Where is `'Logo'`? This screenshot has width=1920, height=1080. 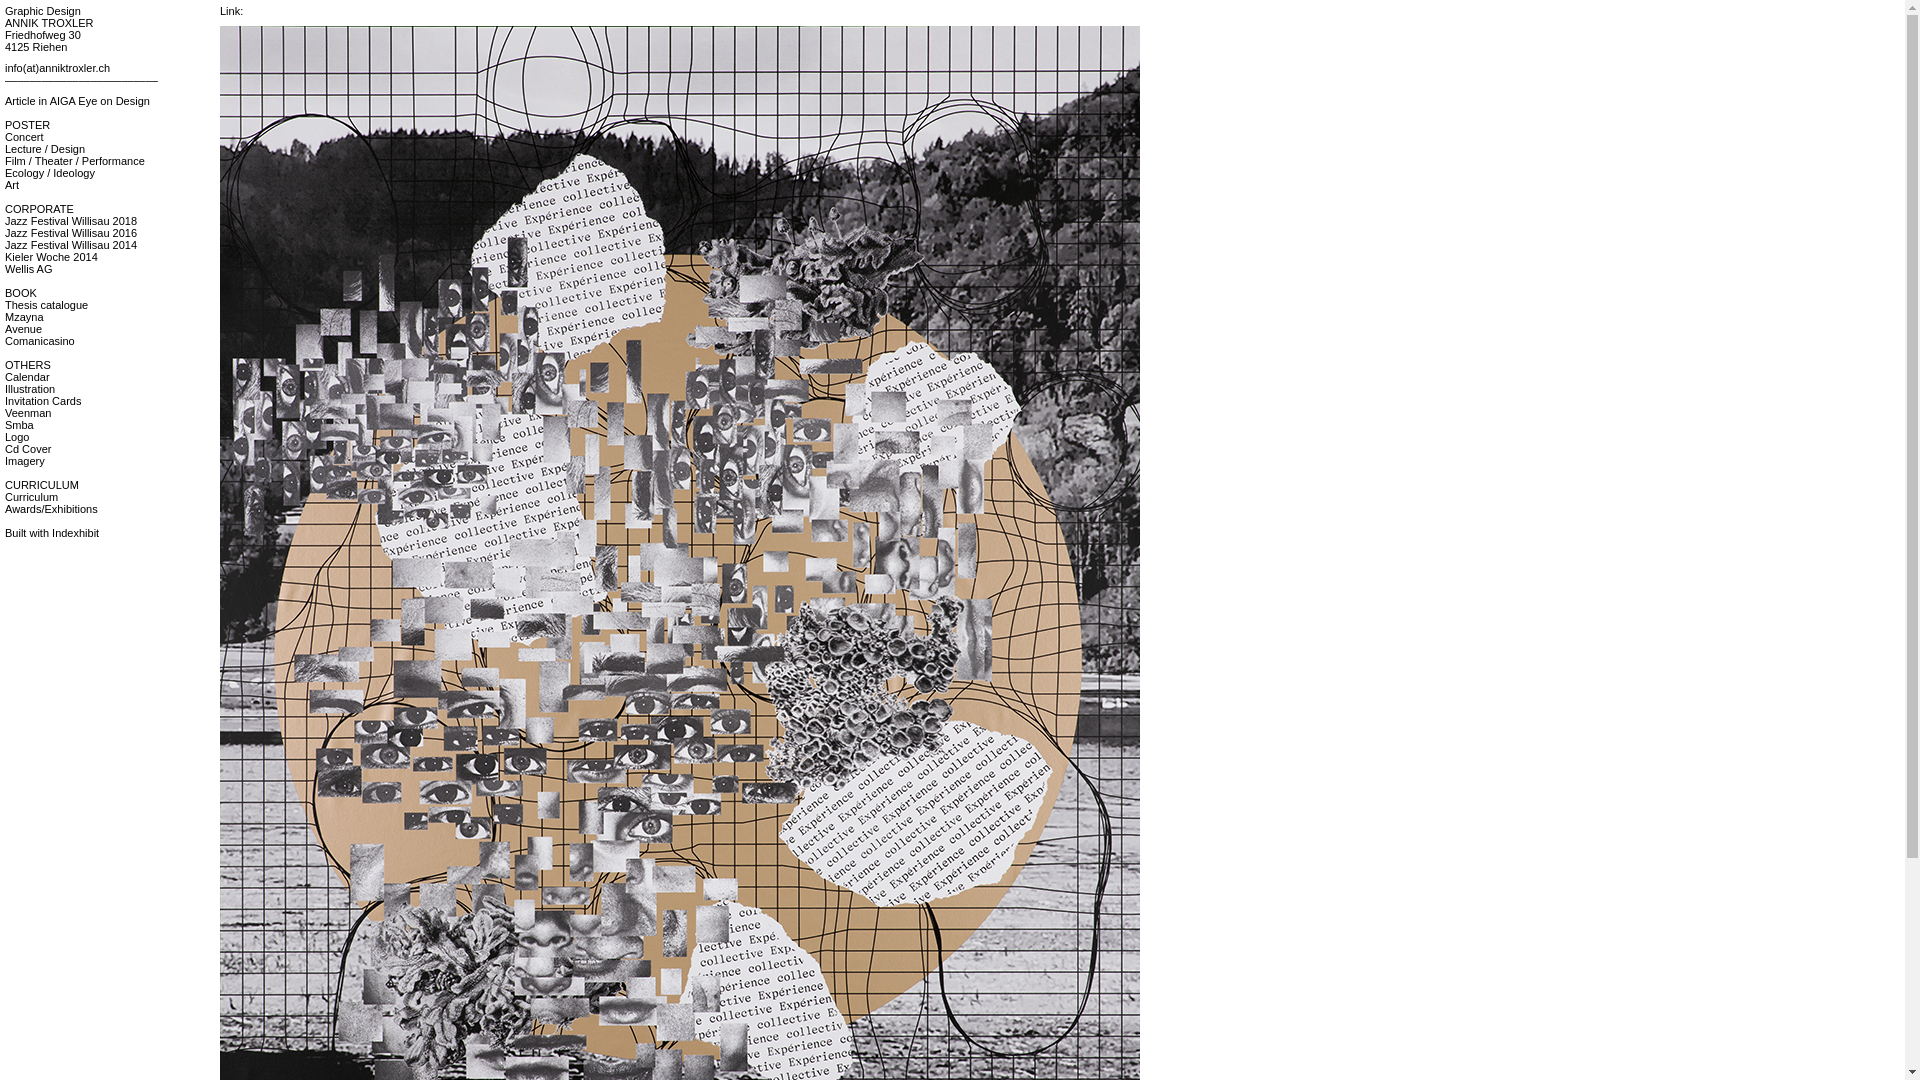 'Logo' is located at coordinates (4, 435).